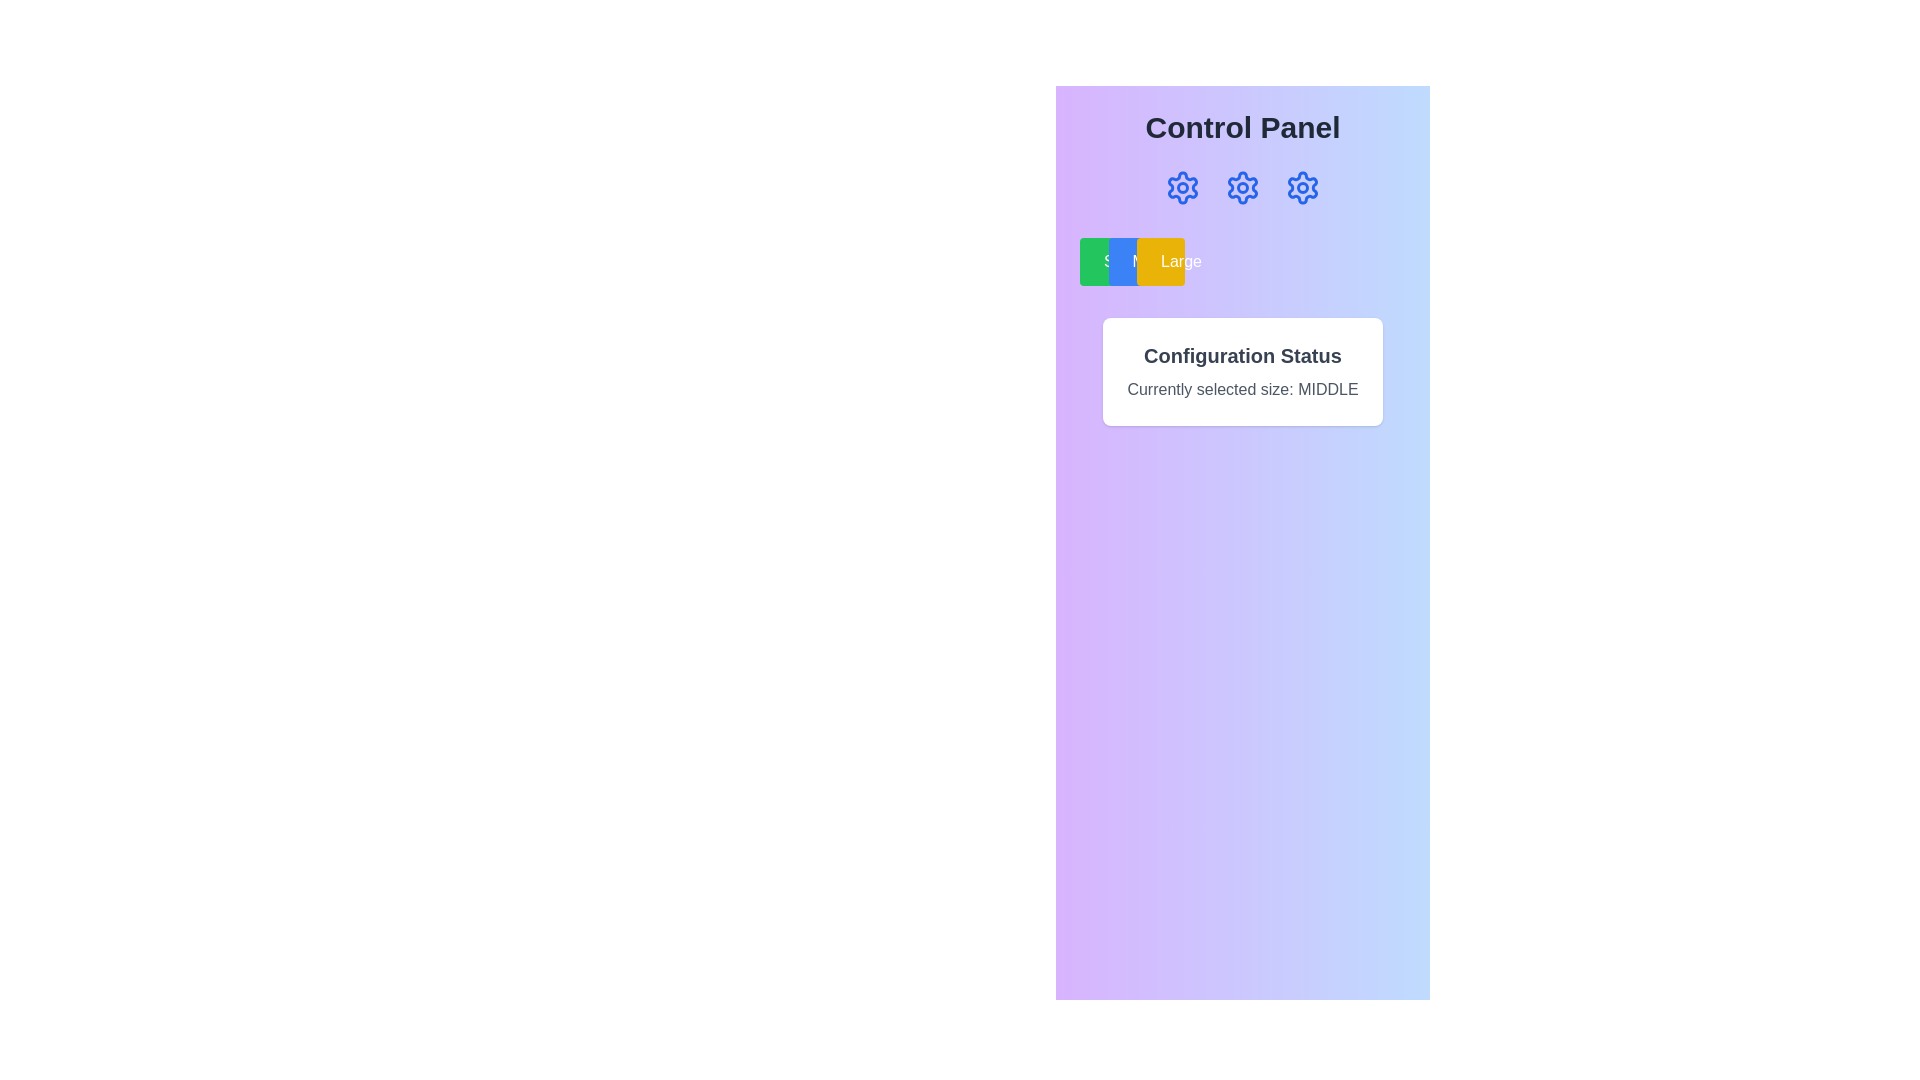 The width and height of the screenshot is (1920, 1080). Describe the element at coordinates (1302, 188) in the screenshot. I see `the blue cogwheel gear icon, which is the third gear icon in a control panel interface, to trigger a tooltip` at that location.